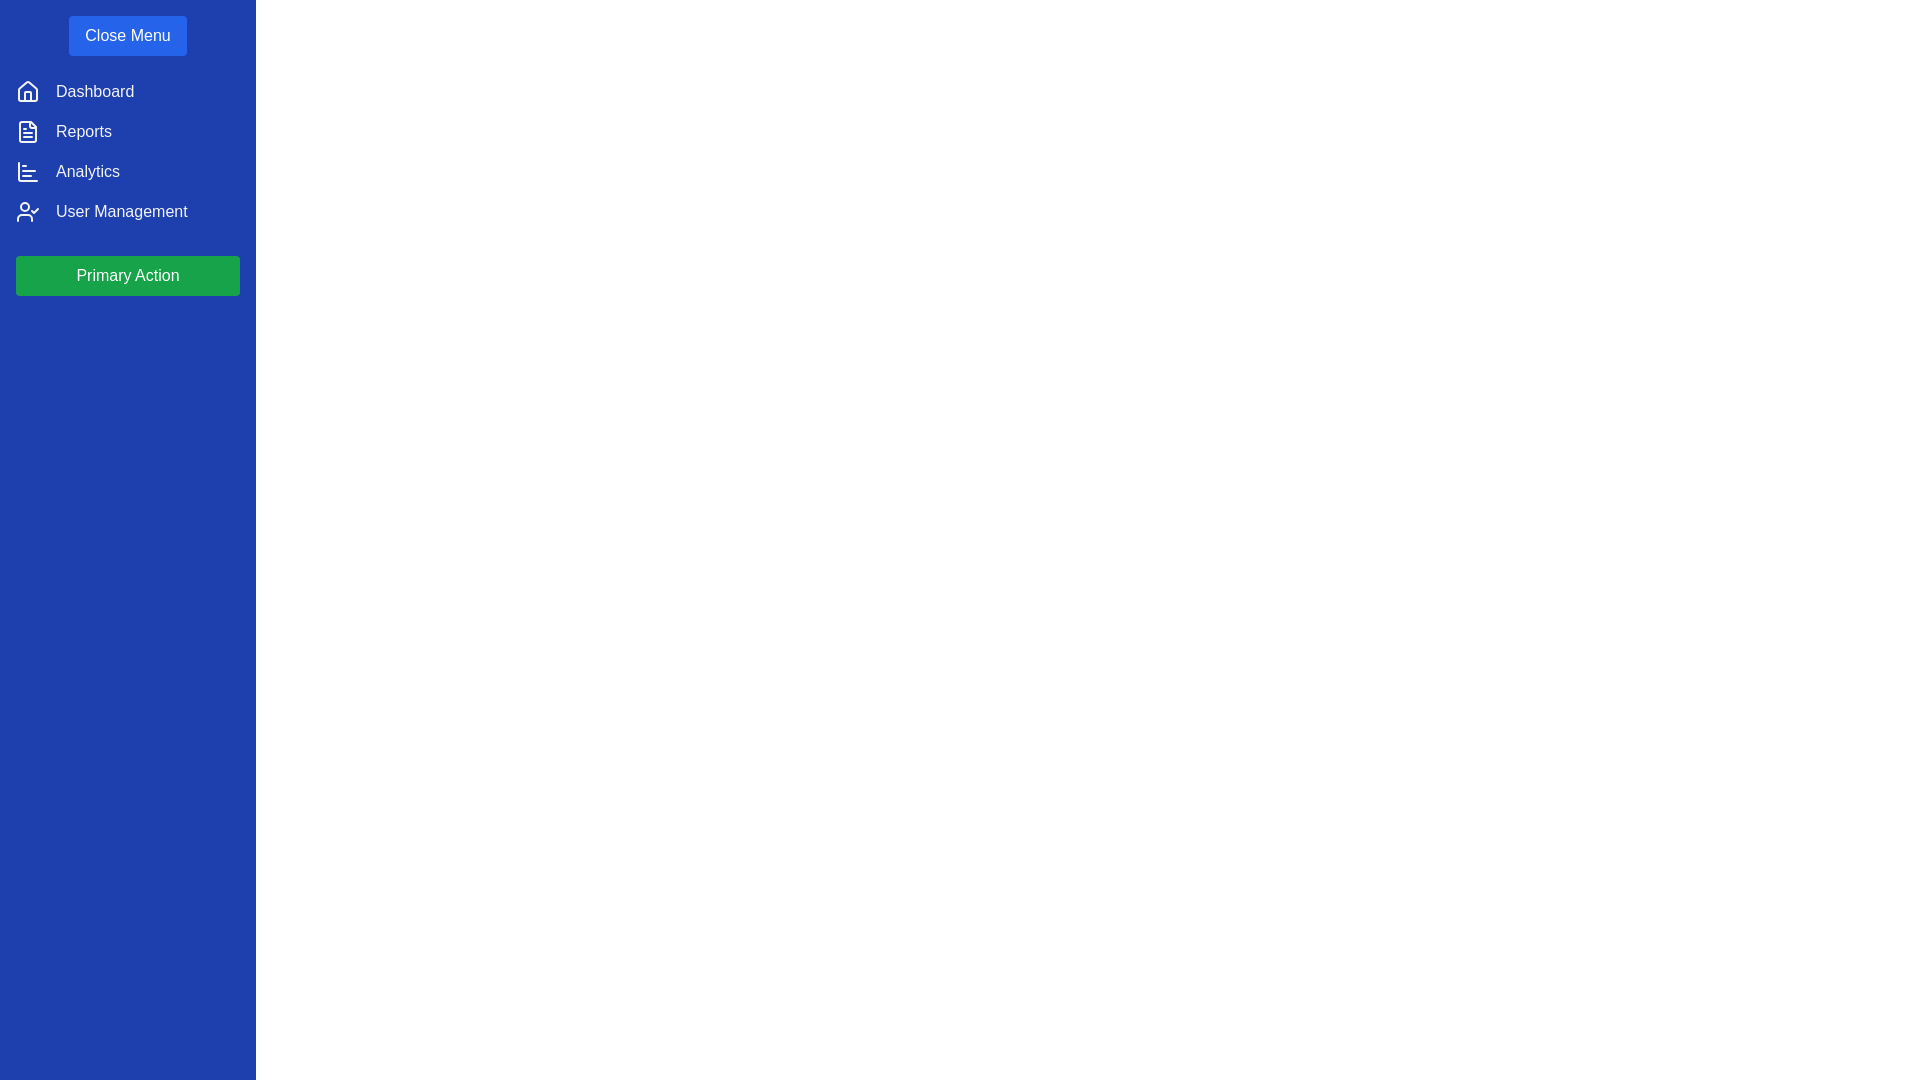 This screenshot has height=1080, width=1920. Describe the element at coordinates (127, 276) in the screenshot. I see `the primary action button` at that location.